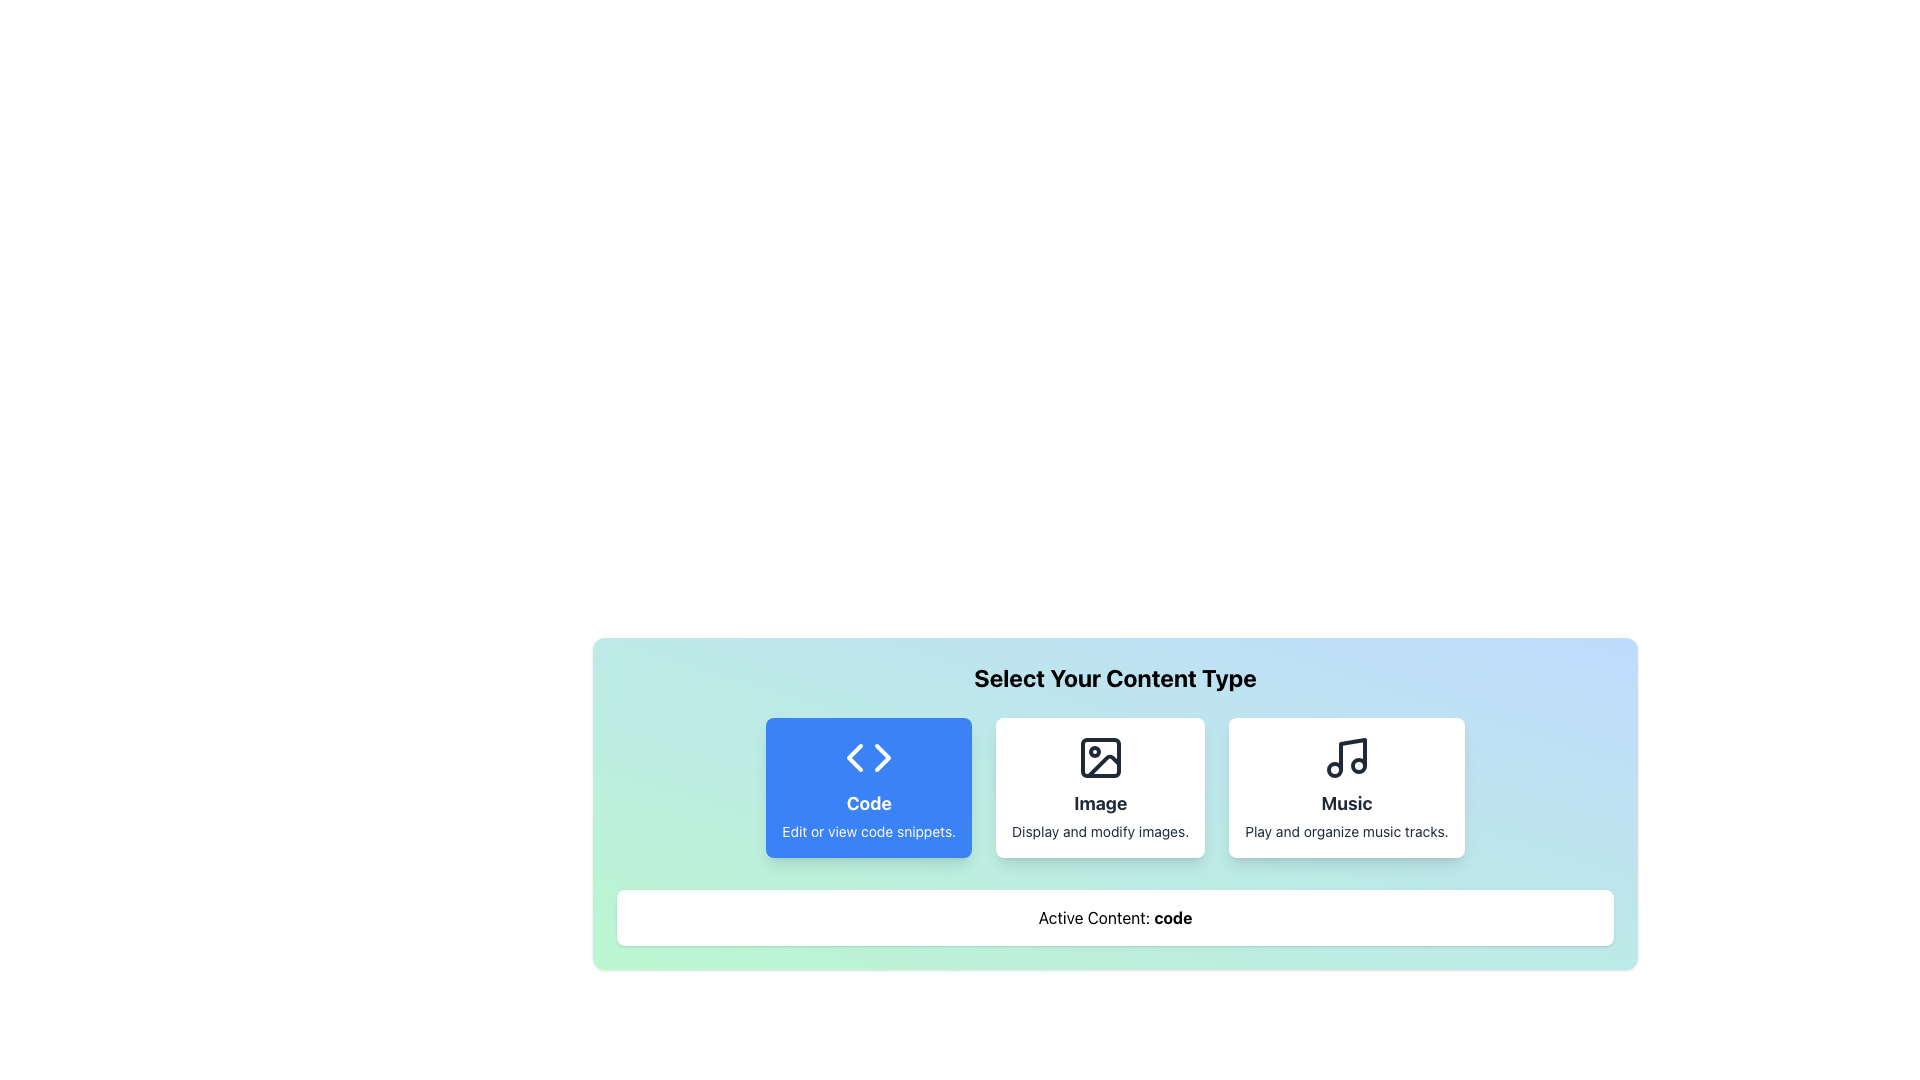 Image resolution: width=1920 pixels, height=1080 pixels. Describe the element at coordinates (1102, 765) in the screenshot. I see `the decorative graphic within the 'Image' selection option, which is the middle item under the 'Select Your Content Type' heading` at that location.